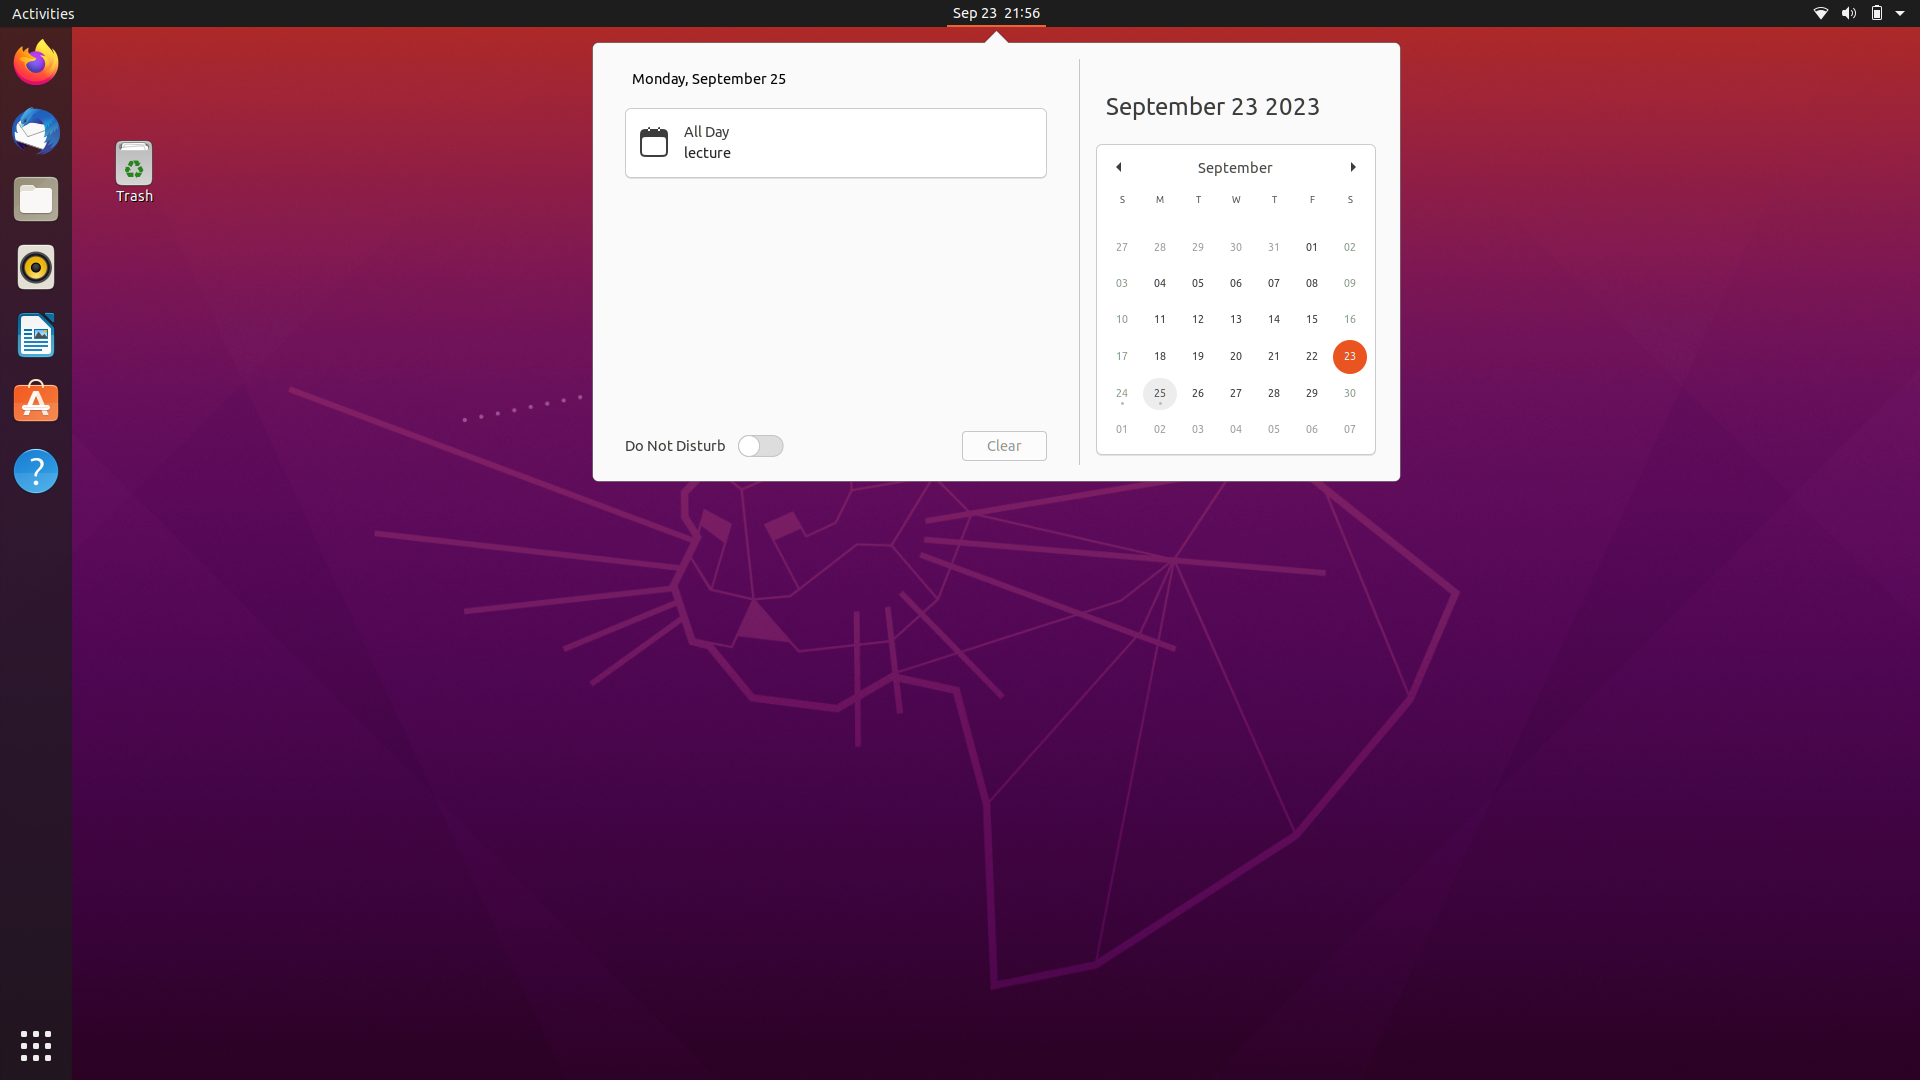 The width and height of the screenshot is (1920, 1080). Describe the element at coordinates (1353, 164) in the screenshot. I see `Show upcoming events for the next month` at that location.